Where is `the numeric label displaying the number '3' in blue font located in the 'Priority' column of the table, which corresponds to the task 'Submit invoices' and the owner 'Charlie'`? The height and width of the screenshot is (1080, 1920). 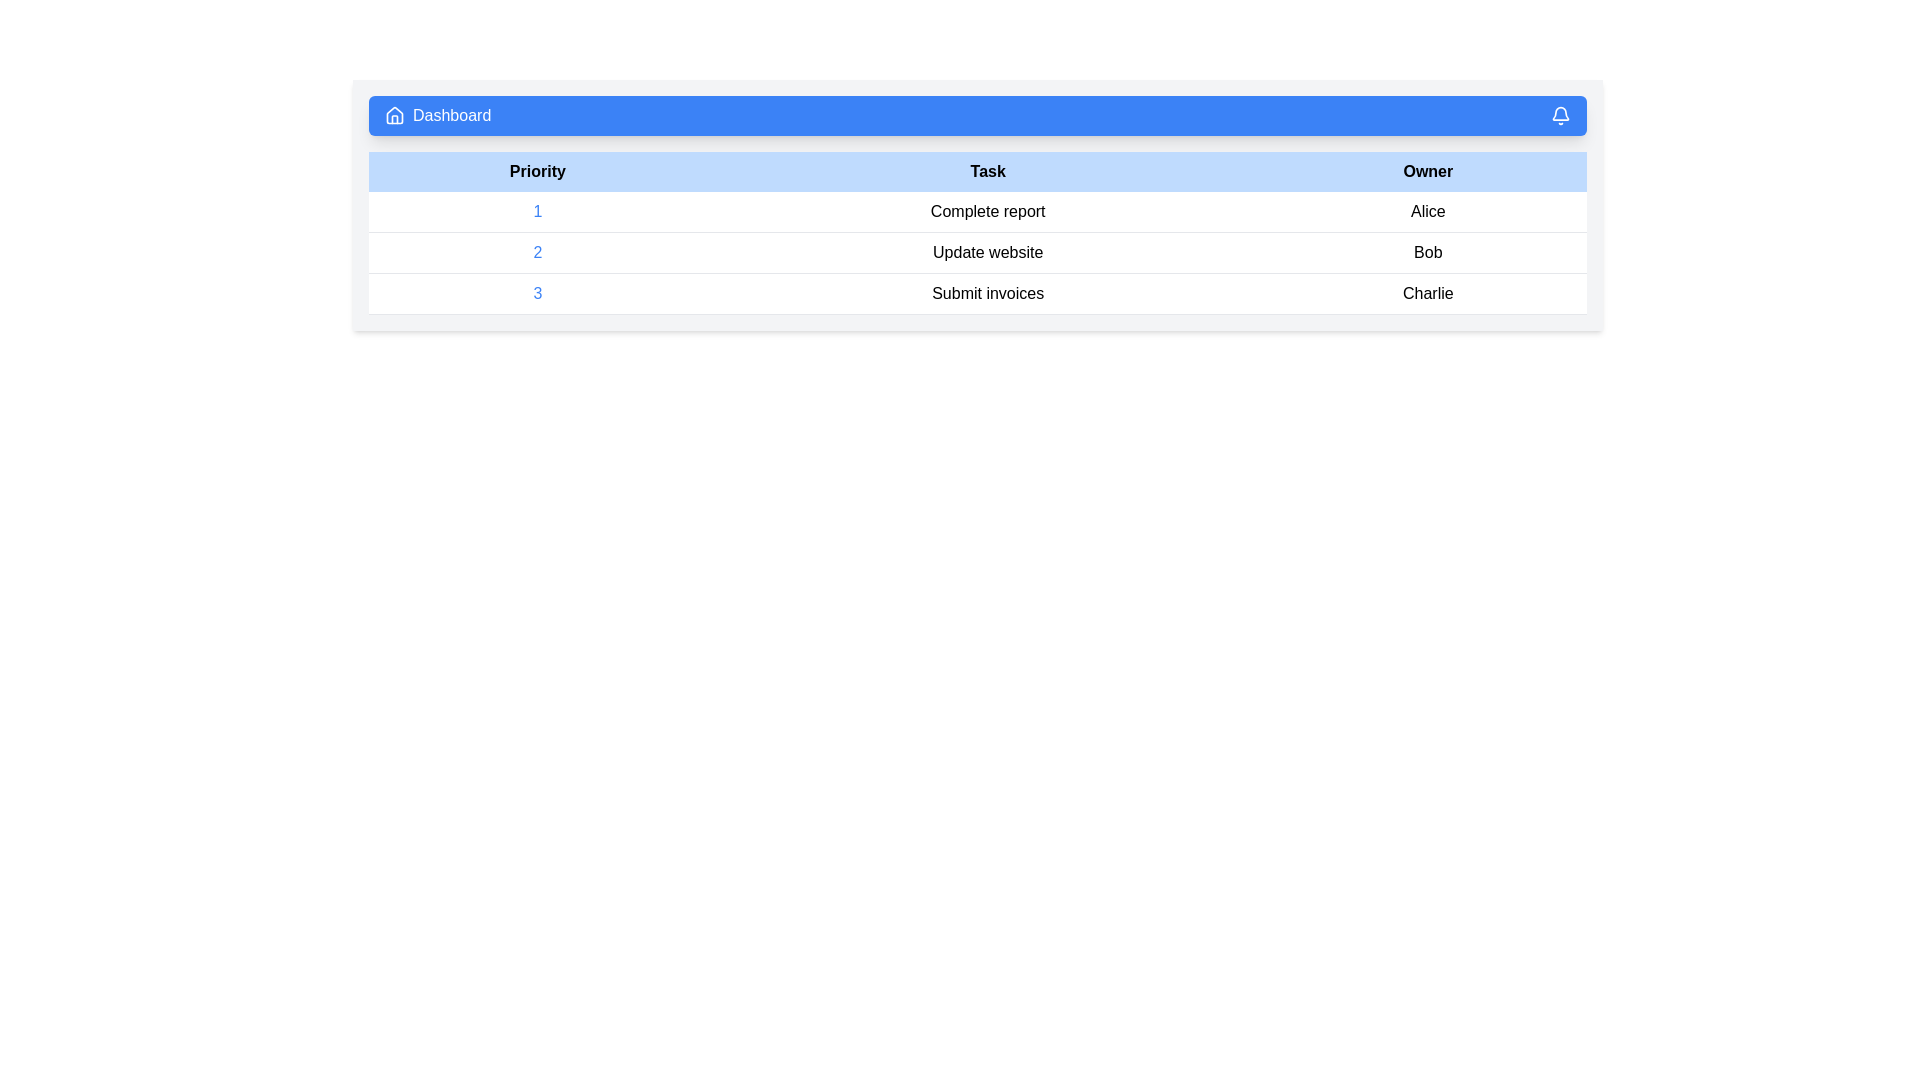 the numeric label displaying the number '3' in blue font located in the 'Priority' column of the table, which corresponds to the task 'Submit invoices' and the owner 'Charlie' is located at coordinates (537, 293).